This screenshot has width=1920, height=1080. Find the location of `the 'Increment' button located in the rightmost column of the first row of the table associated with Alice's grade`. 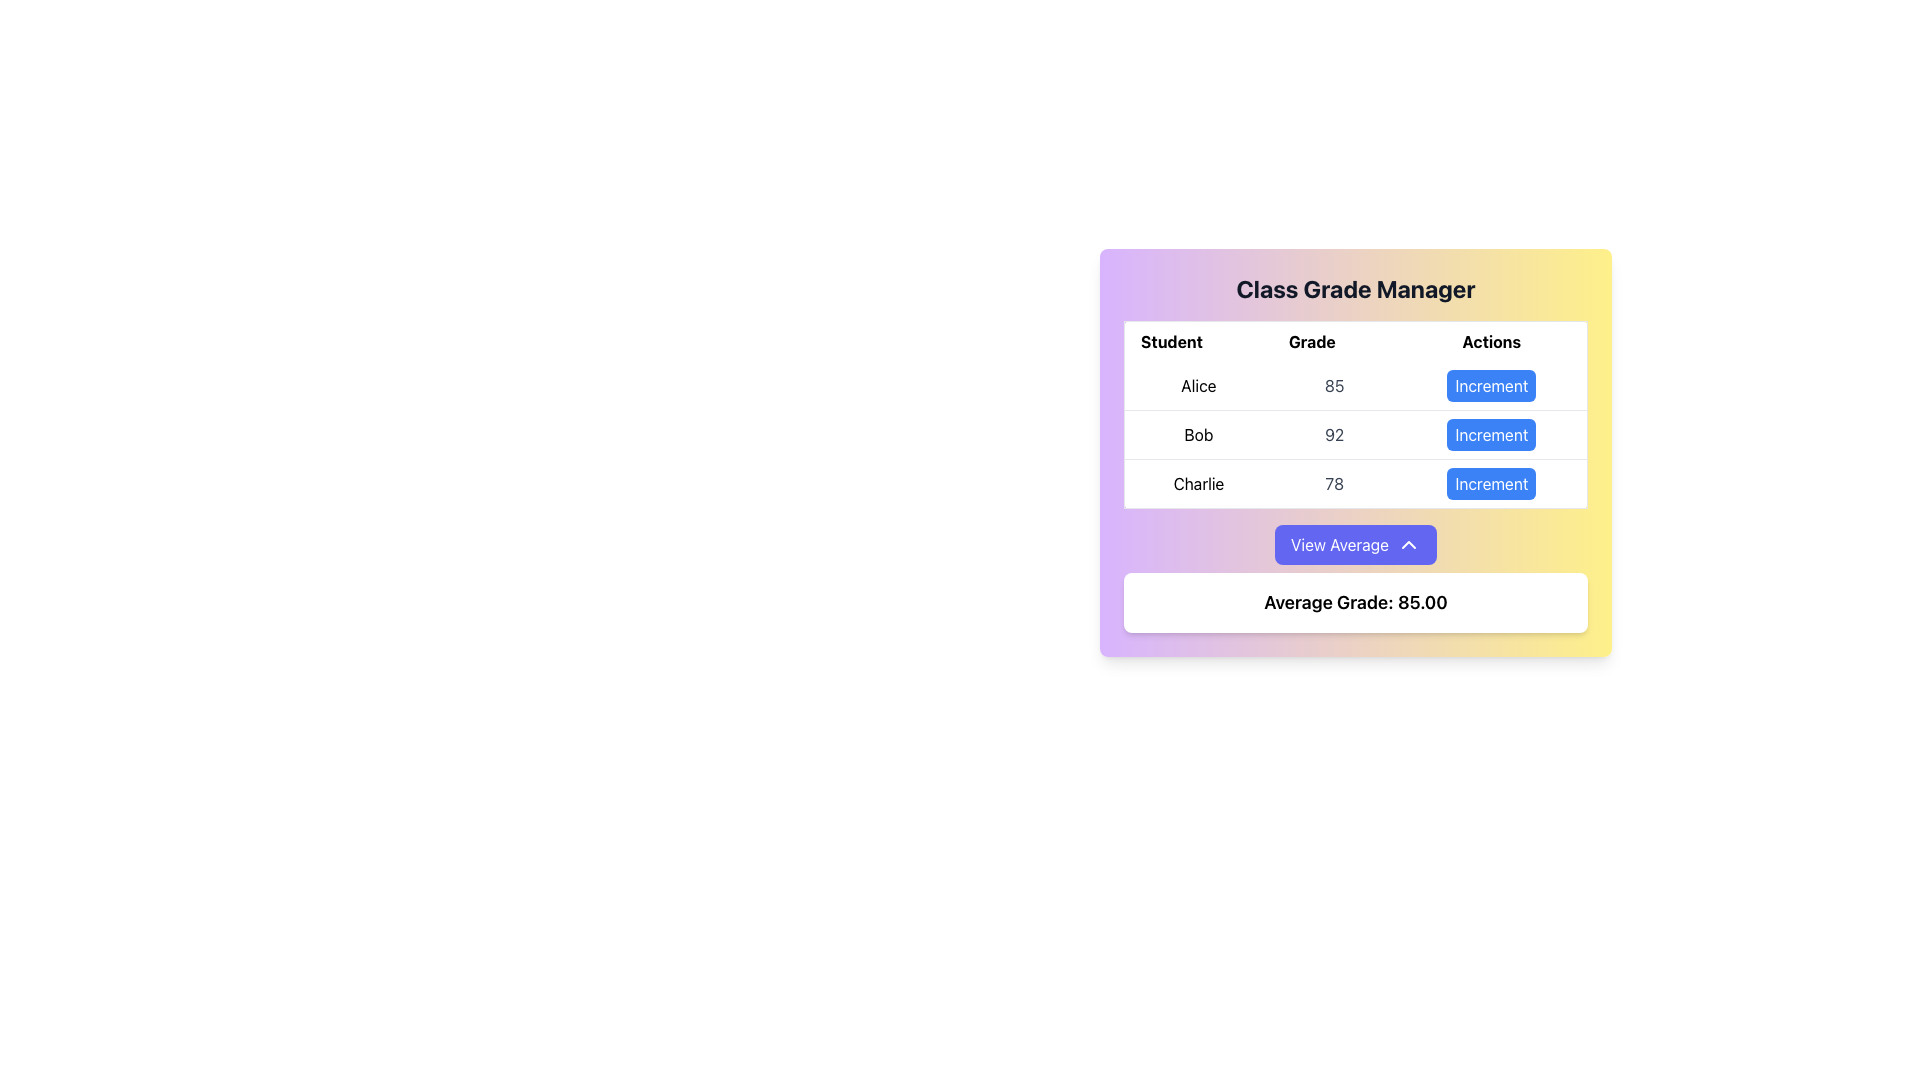

the 'Increment' button located in the rightmost column of the first row of the table associated with Alice's grade is located at coordinates (1492, 386).